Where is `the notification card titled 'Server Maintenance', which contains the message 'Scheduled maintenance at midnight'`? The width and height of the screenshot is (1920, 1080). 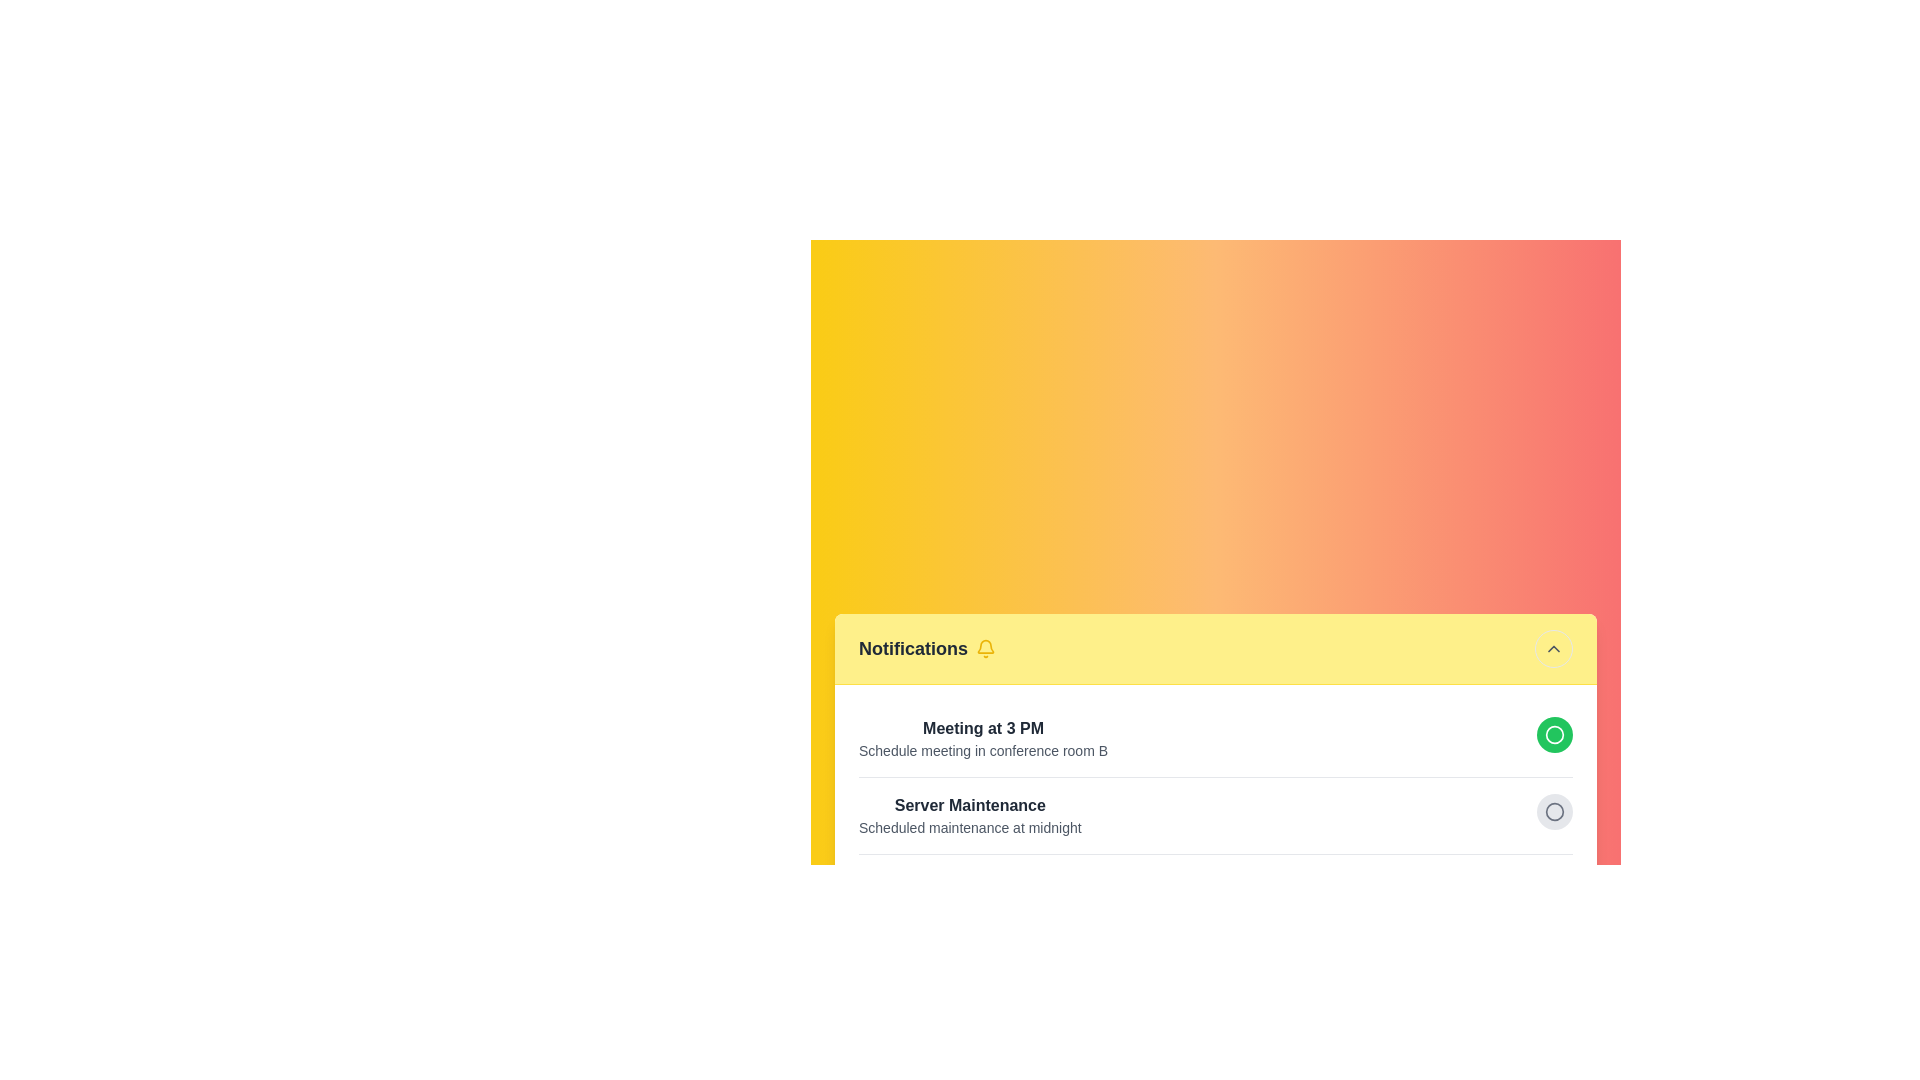 the notification card titled 'Server Maintenance', which contains the message 'Scheduled maintenance at midnight' is located at coordinates (1214, 814).